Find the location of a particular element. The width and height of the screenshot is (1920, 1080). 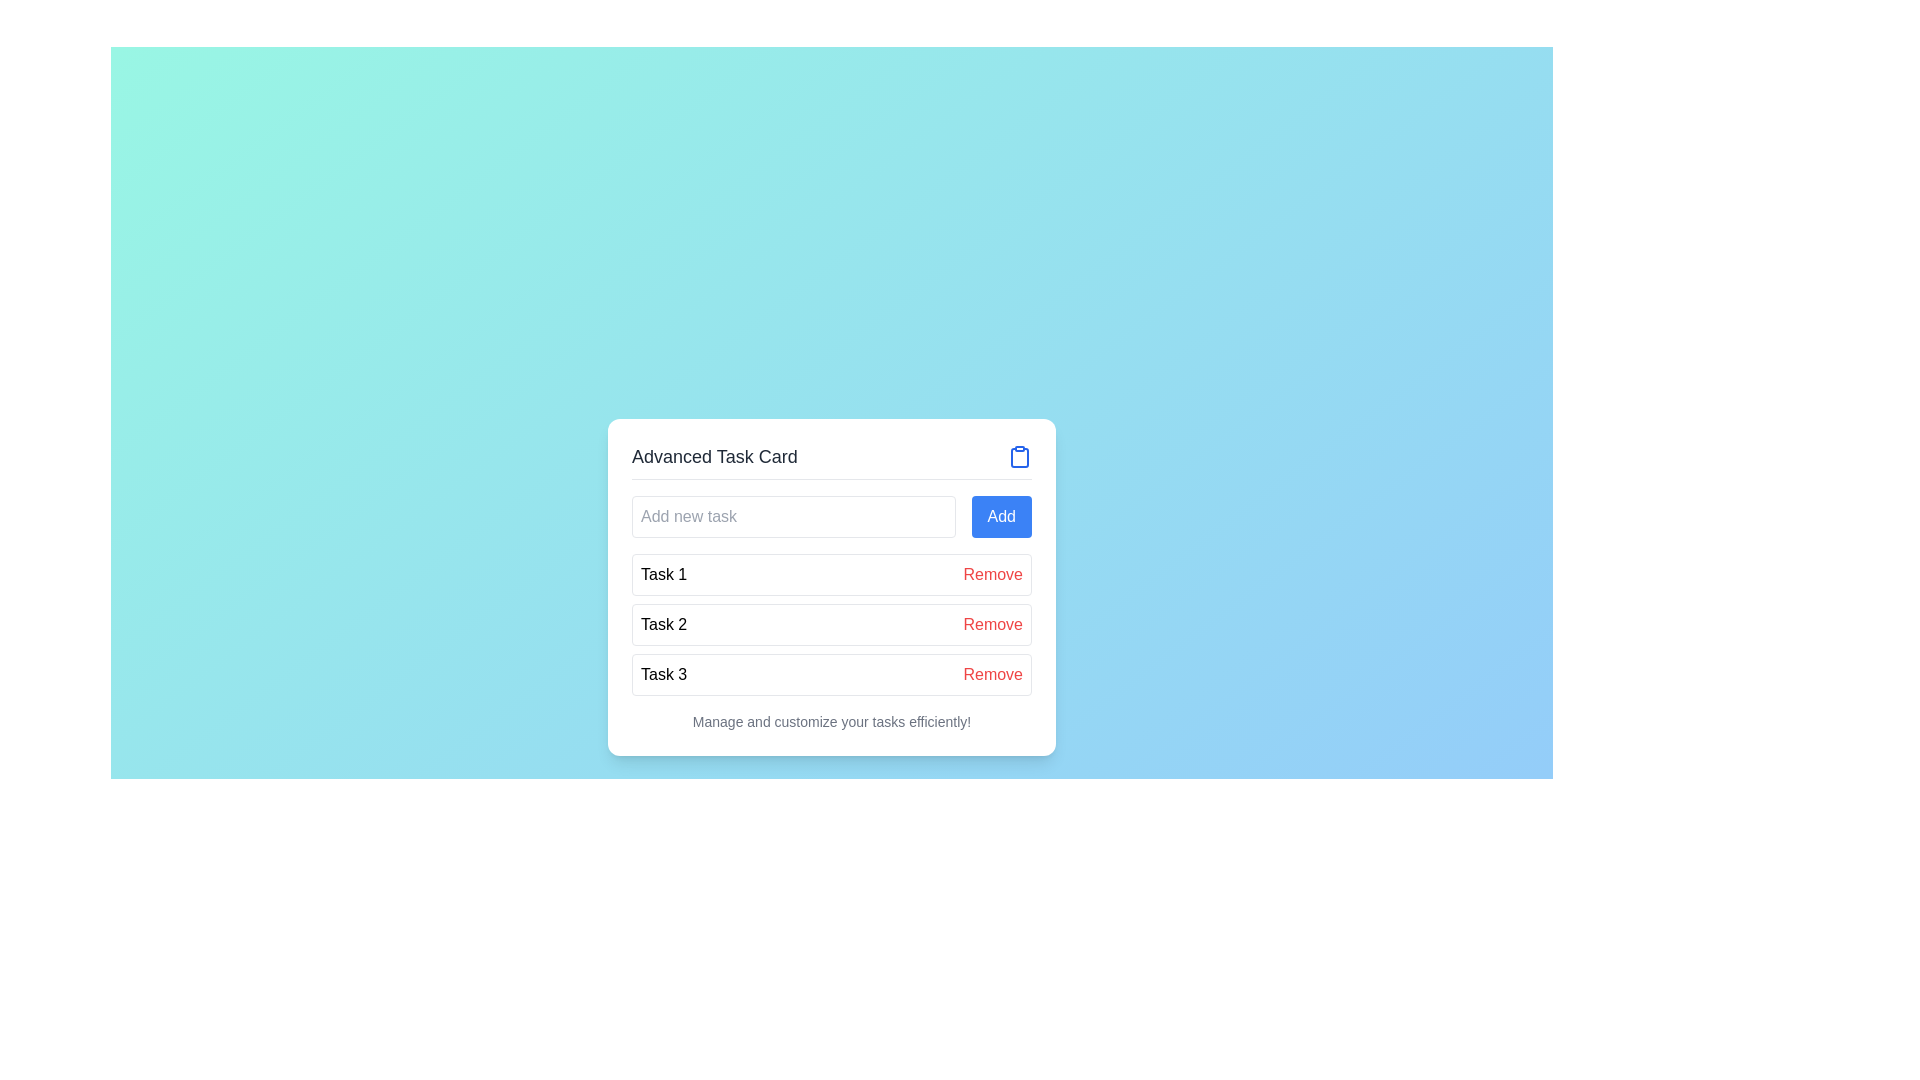

text label 'Task 3' which is the third entry in a task list on a card interface, located in the lower-left quadrant of the card is located at coordinates (664, 674).